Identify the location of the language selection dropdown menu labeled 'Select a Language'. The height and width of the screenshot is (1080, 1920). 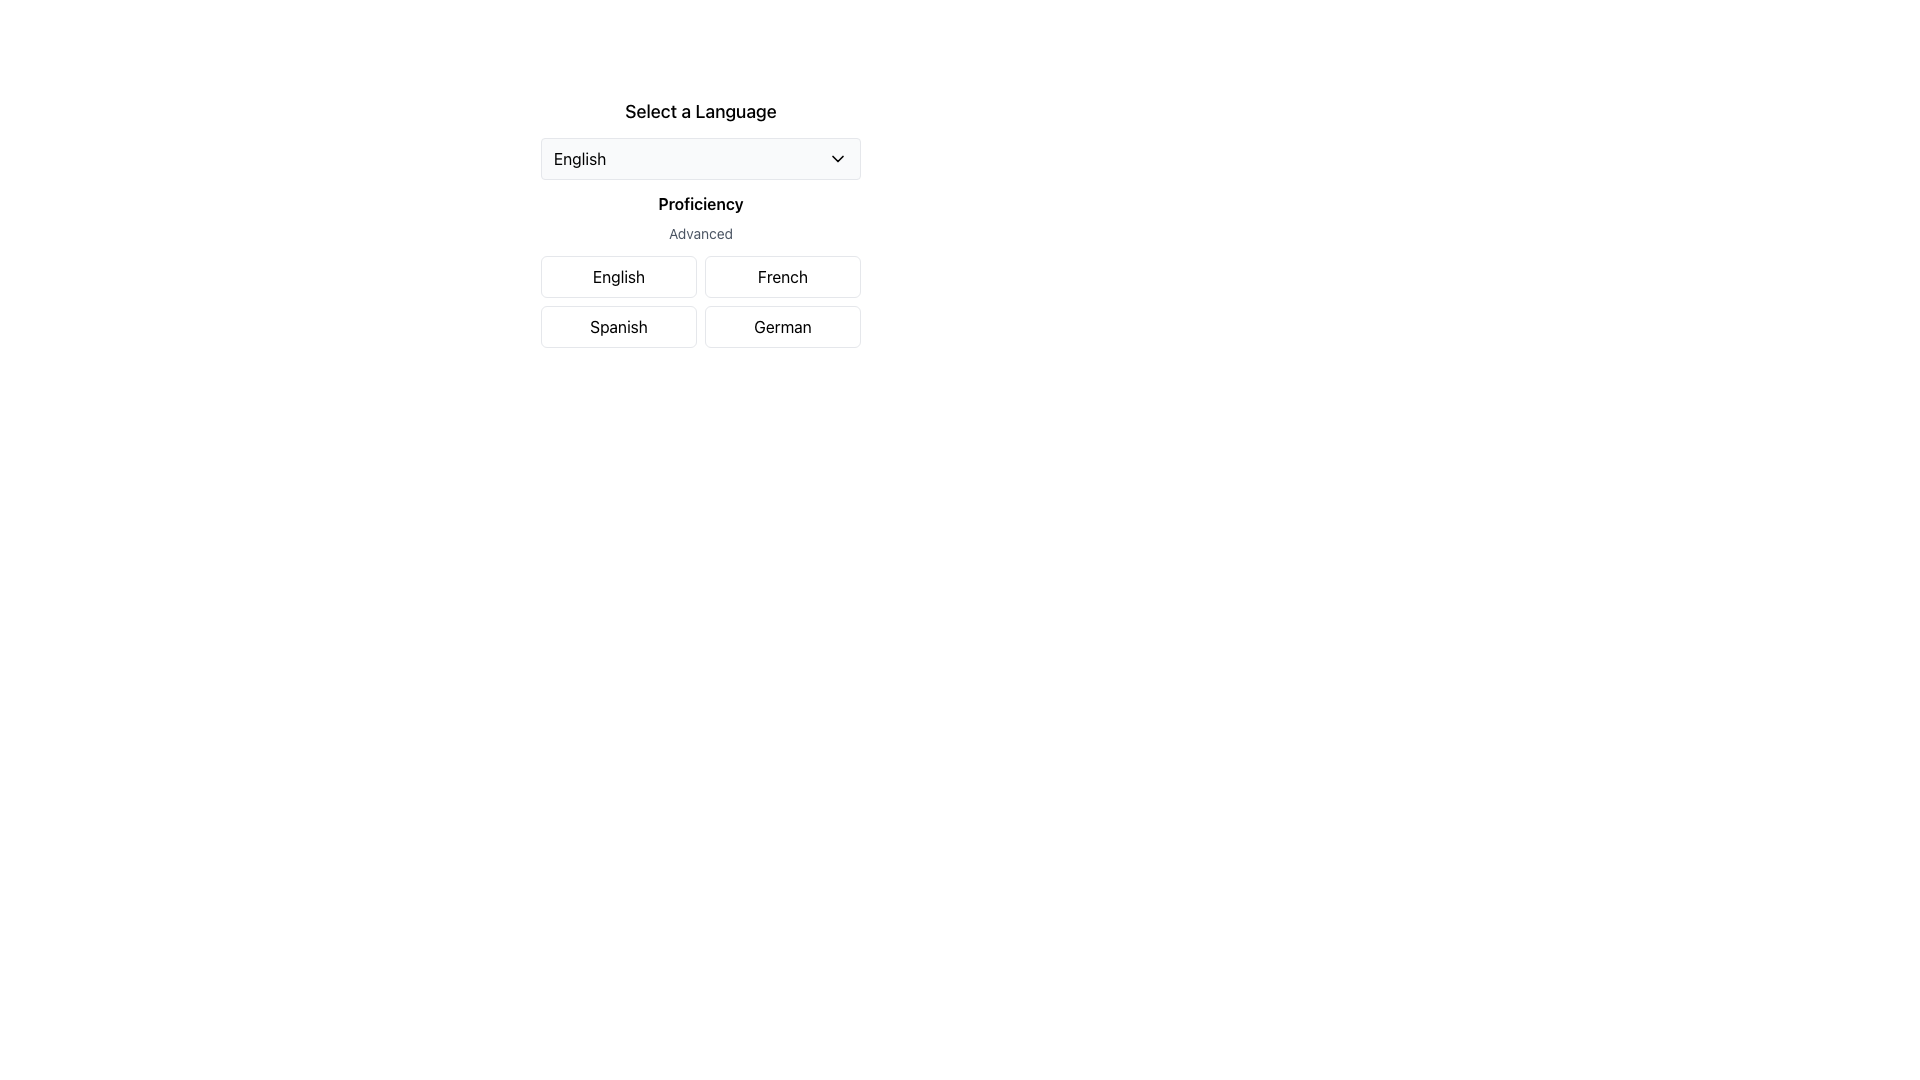
(700, 157).